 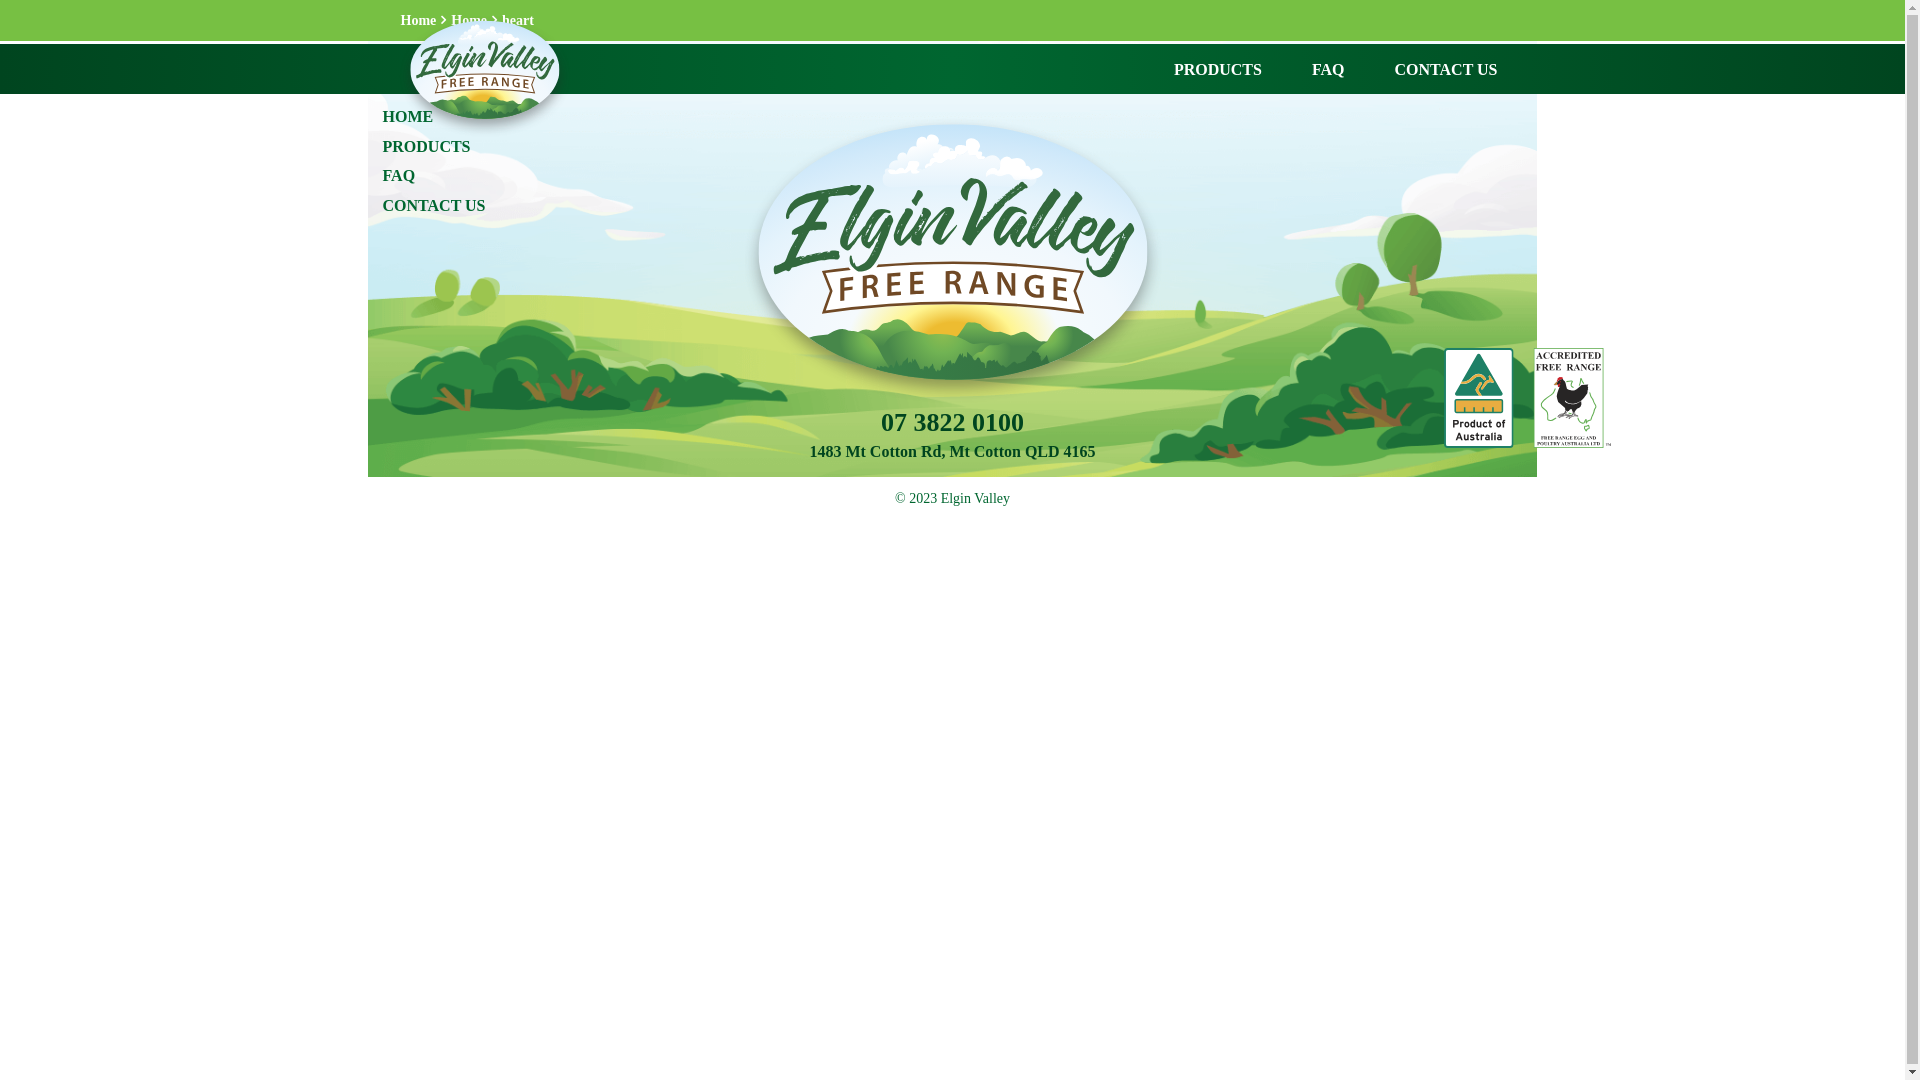 What do you see at coordinates (416, 20) in the screenshot?
I see `'Home'` at bounding box center [416, 20].